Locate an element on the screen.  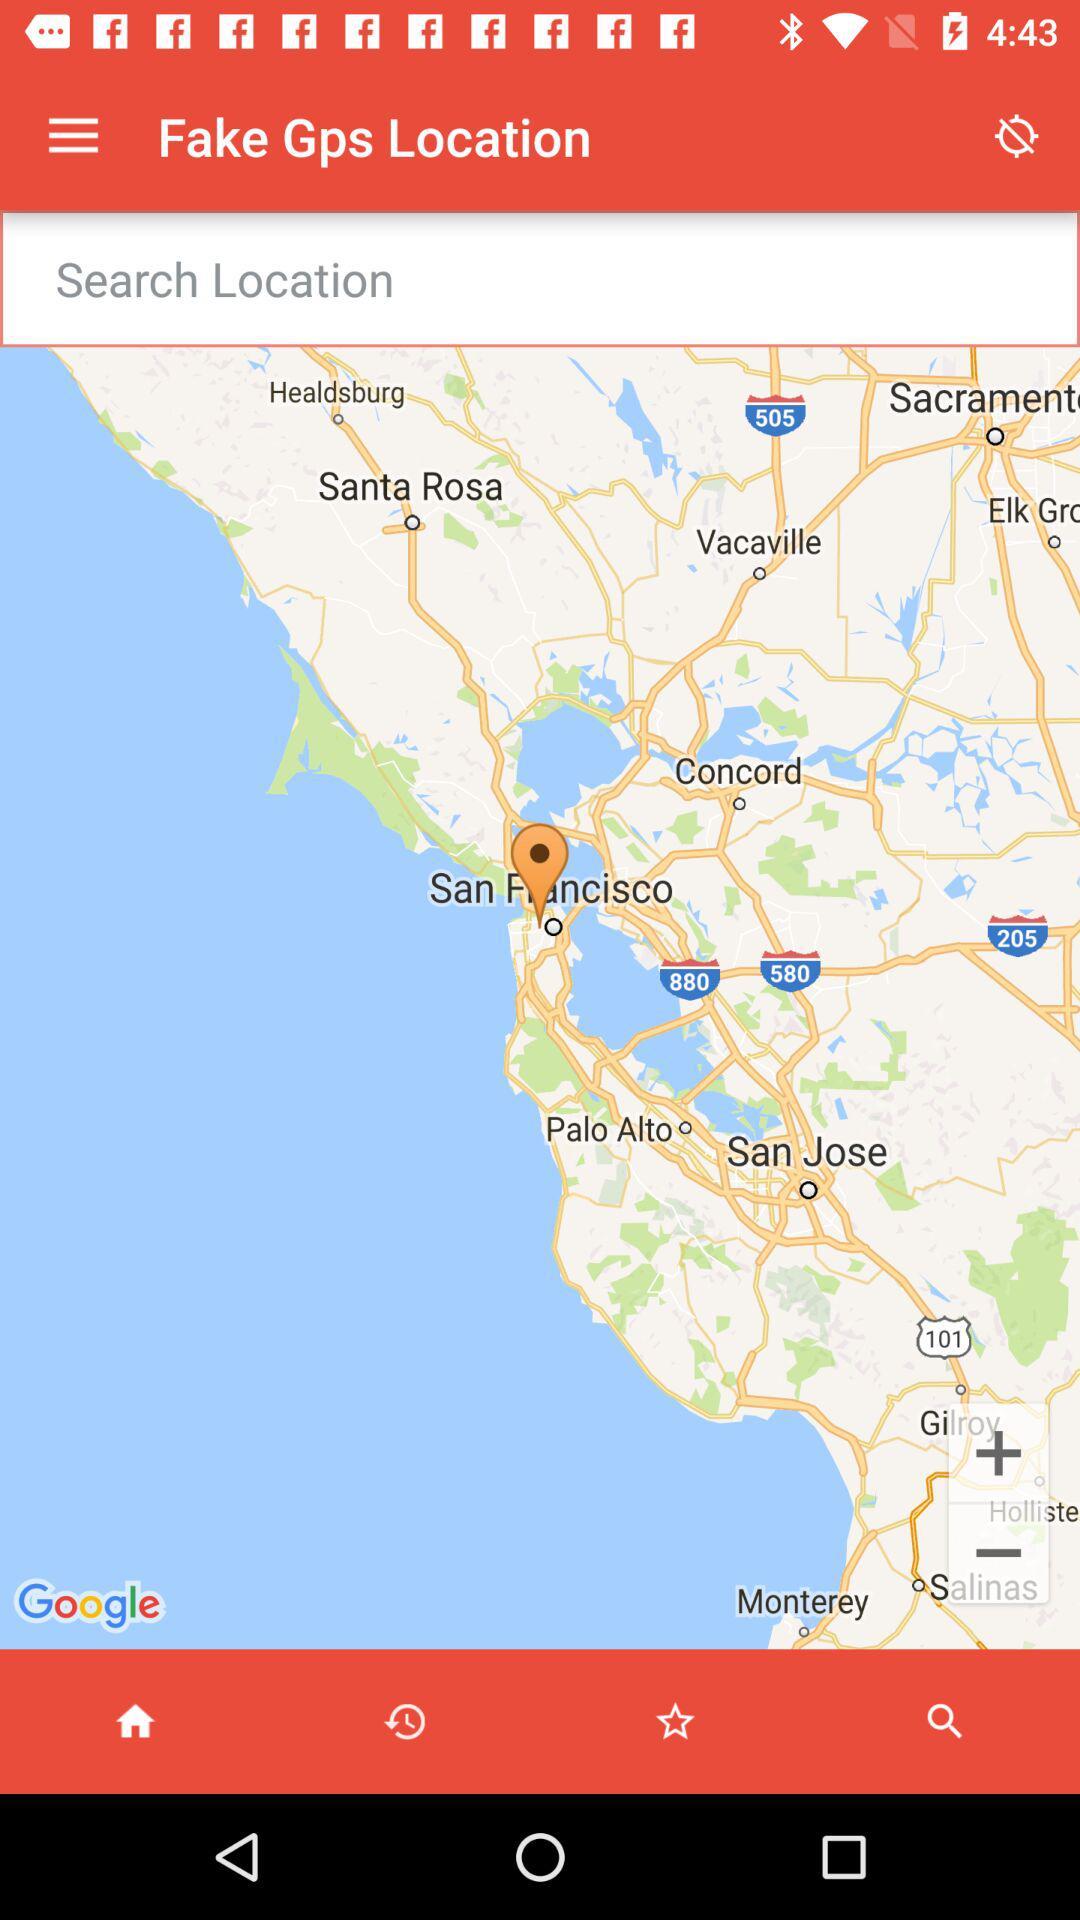
item next to fake gps location item is located at coordinates (72, 135).